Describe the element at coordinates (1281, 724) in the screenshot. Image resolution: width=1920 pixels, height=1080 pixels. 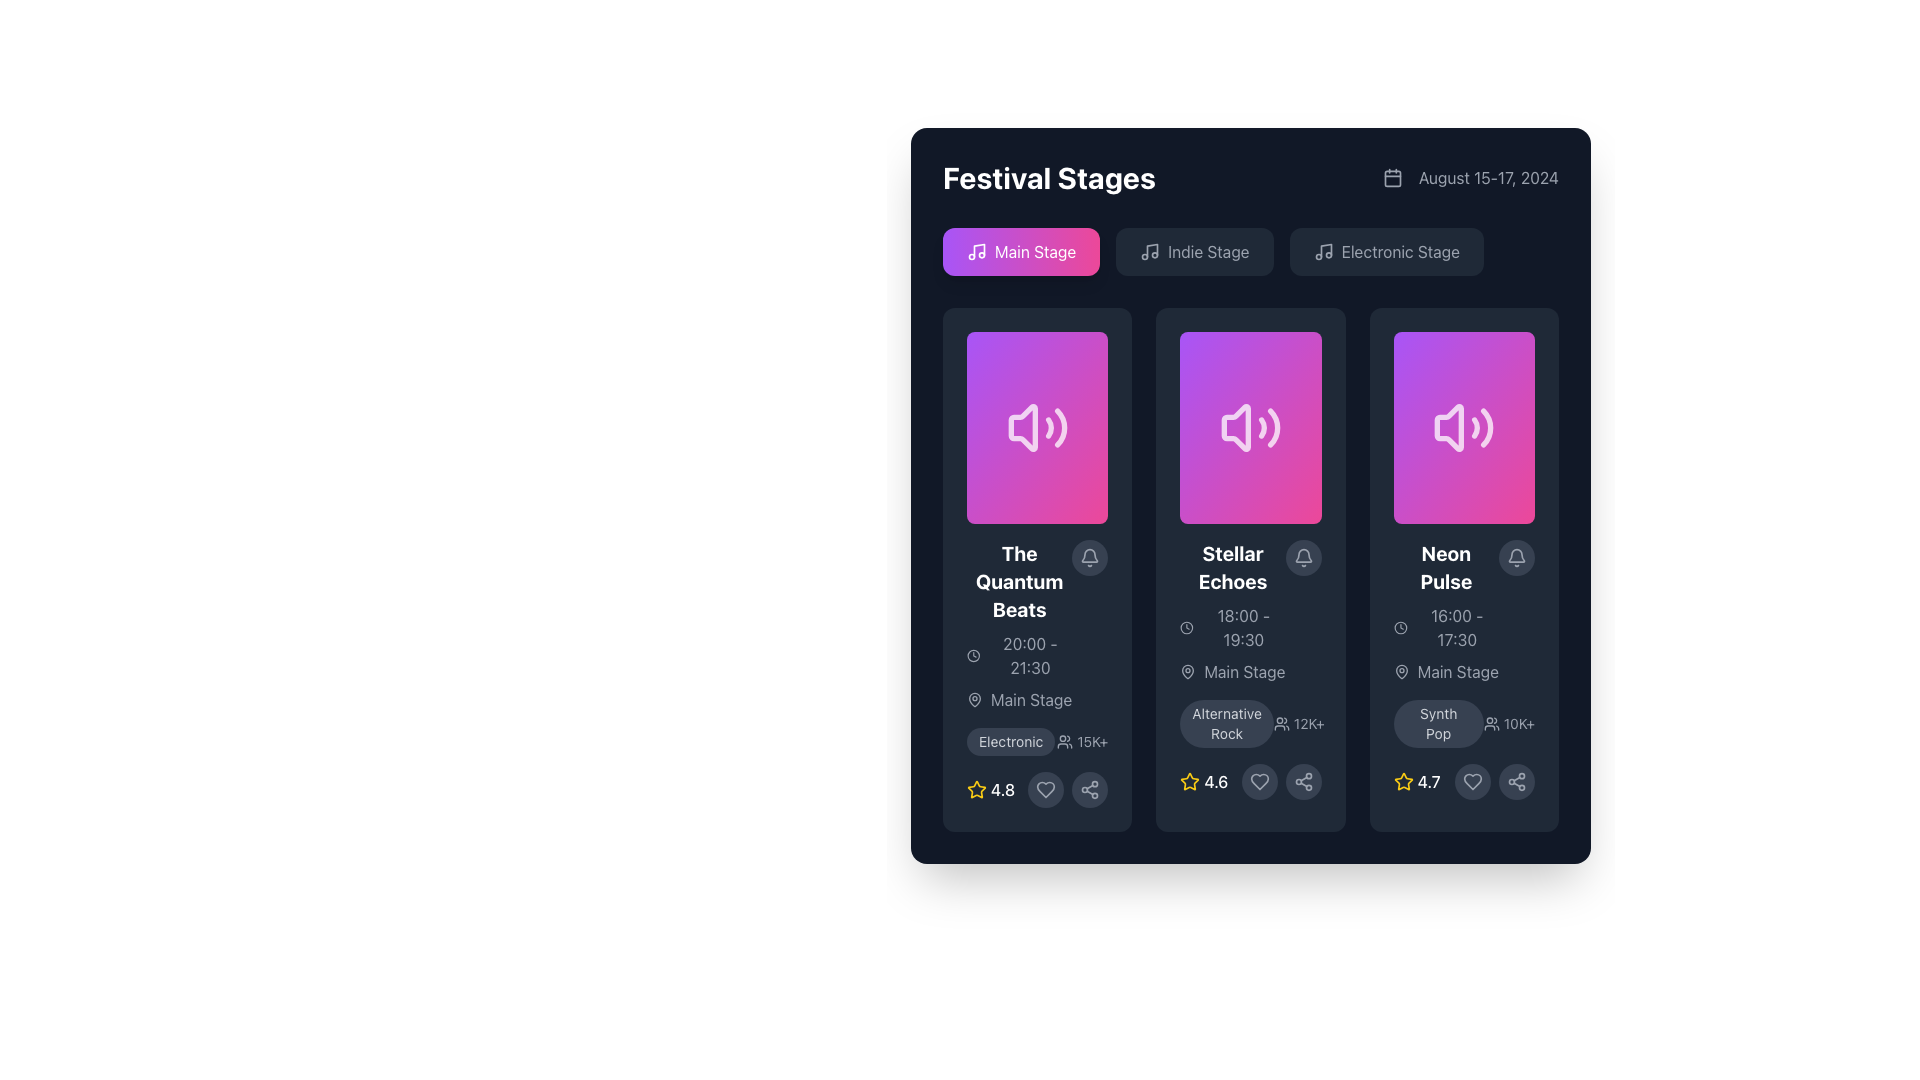
I see `properties of the icon resembling a group of users, located next to the '12K+' text in the center card of the layout for the 'Stellar Echoes' event` at that location.